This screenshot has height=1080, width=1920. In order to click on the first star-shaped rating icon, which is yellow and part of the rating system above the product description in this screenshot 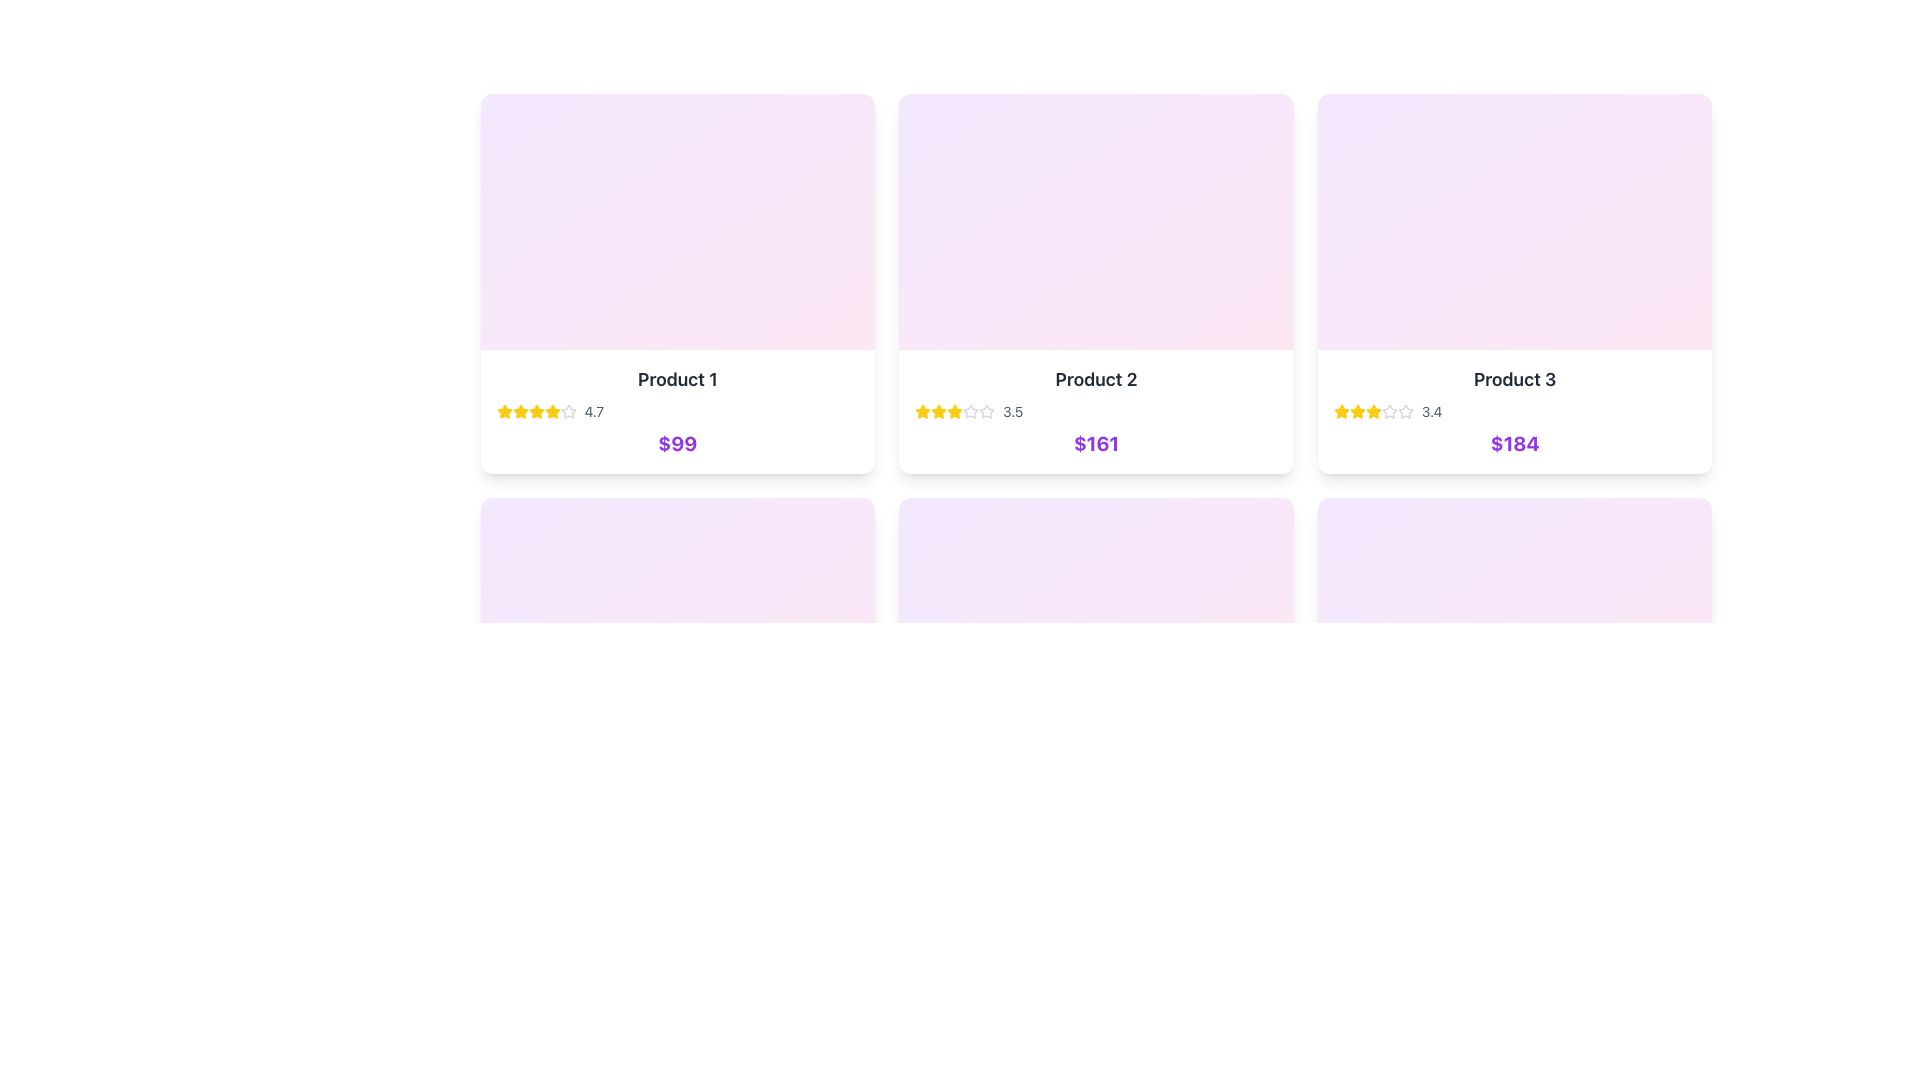, I will do `click(504, 411)`.